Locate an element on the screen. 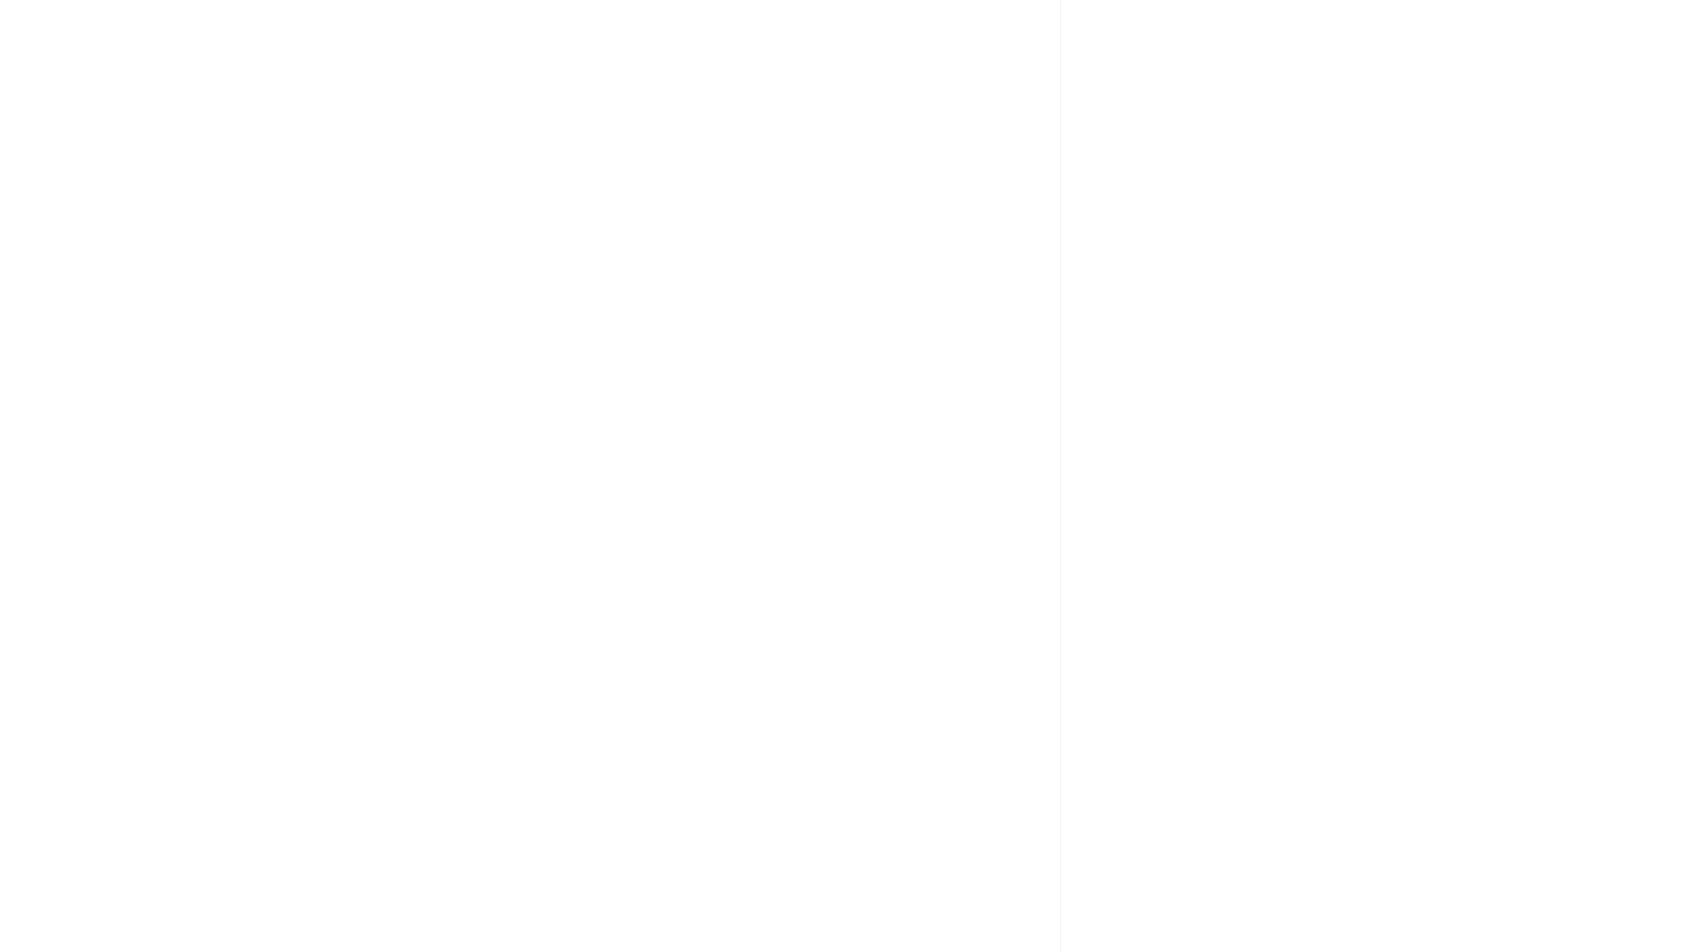  'Registered under National Trust : No. 0306/MR-MD/2003' is located at coordinates (465, 335).